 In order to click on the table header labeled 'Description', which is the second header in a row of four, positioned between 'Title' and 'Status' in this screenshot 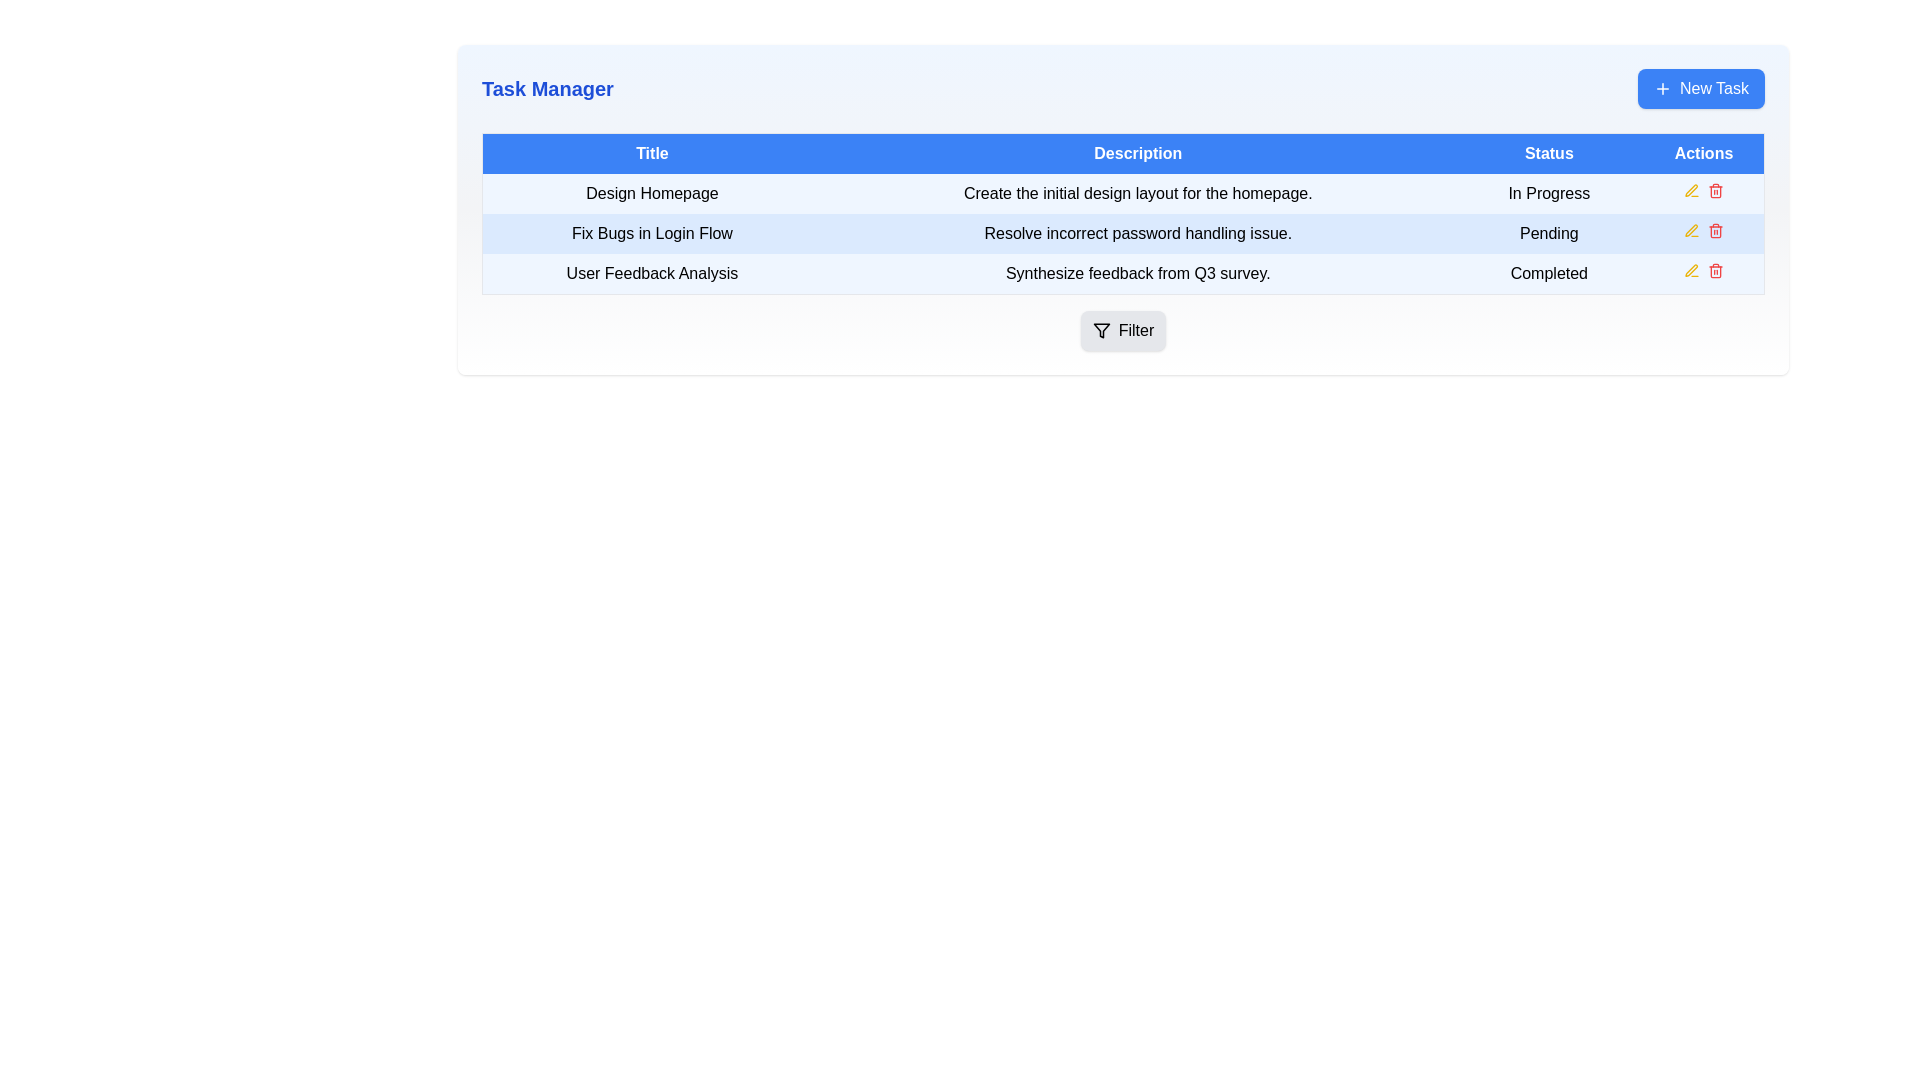, I will do `click(1138, 152)`.